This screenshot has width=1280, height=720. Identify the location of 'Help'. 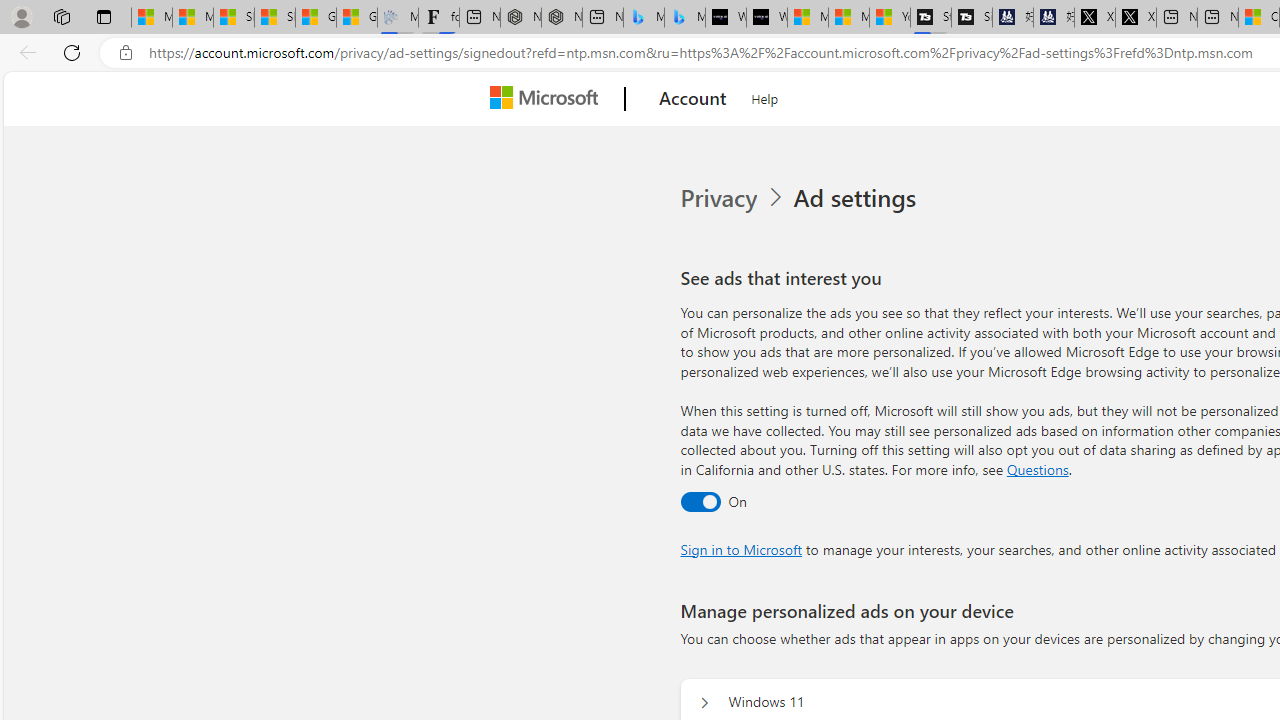
(764, 96).